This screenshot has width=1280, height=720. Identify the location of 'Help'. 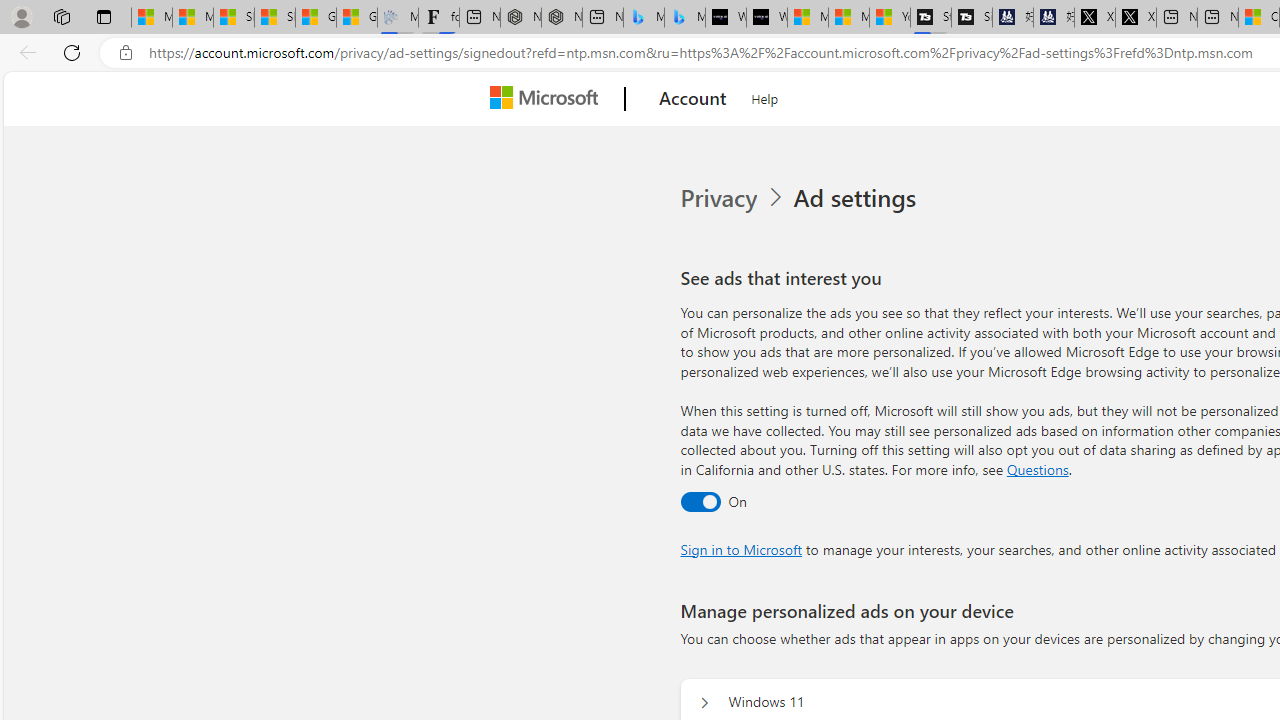
(764, 96).